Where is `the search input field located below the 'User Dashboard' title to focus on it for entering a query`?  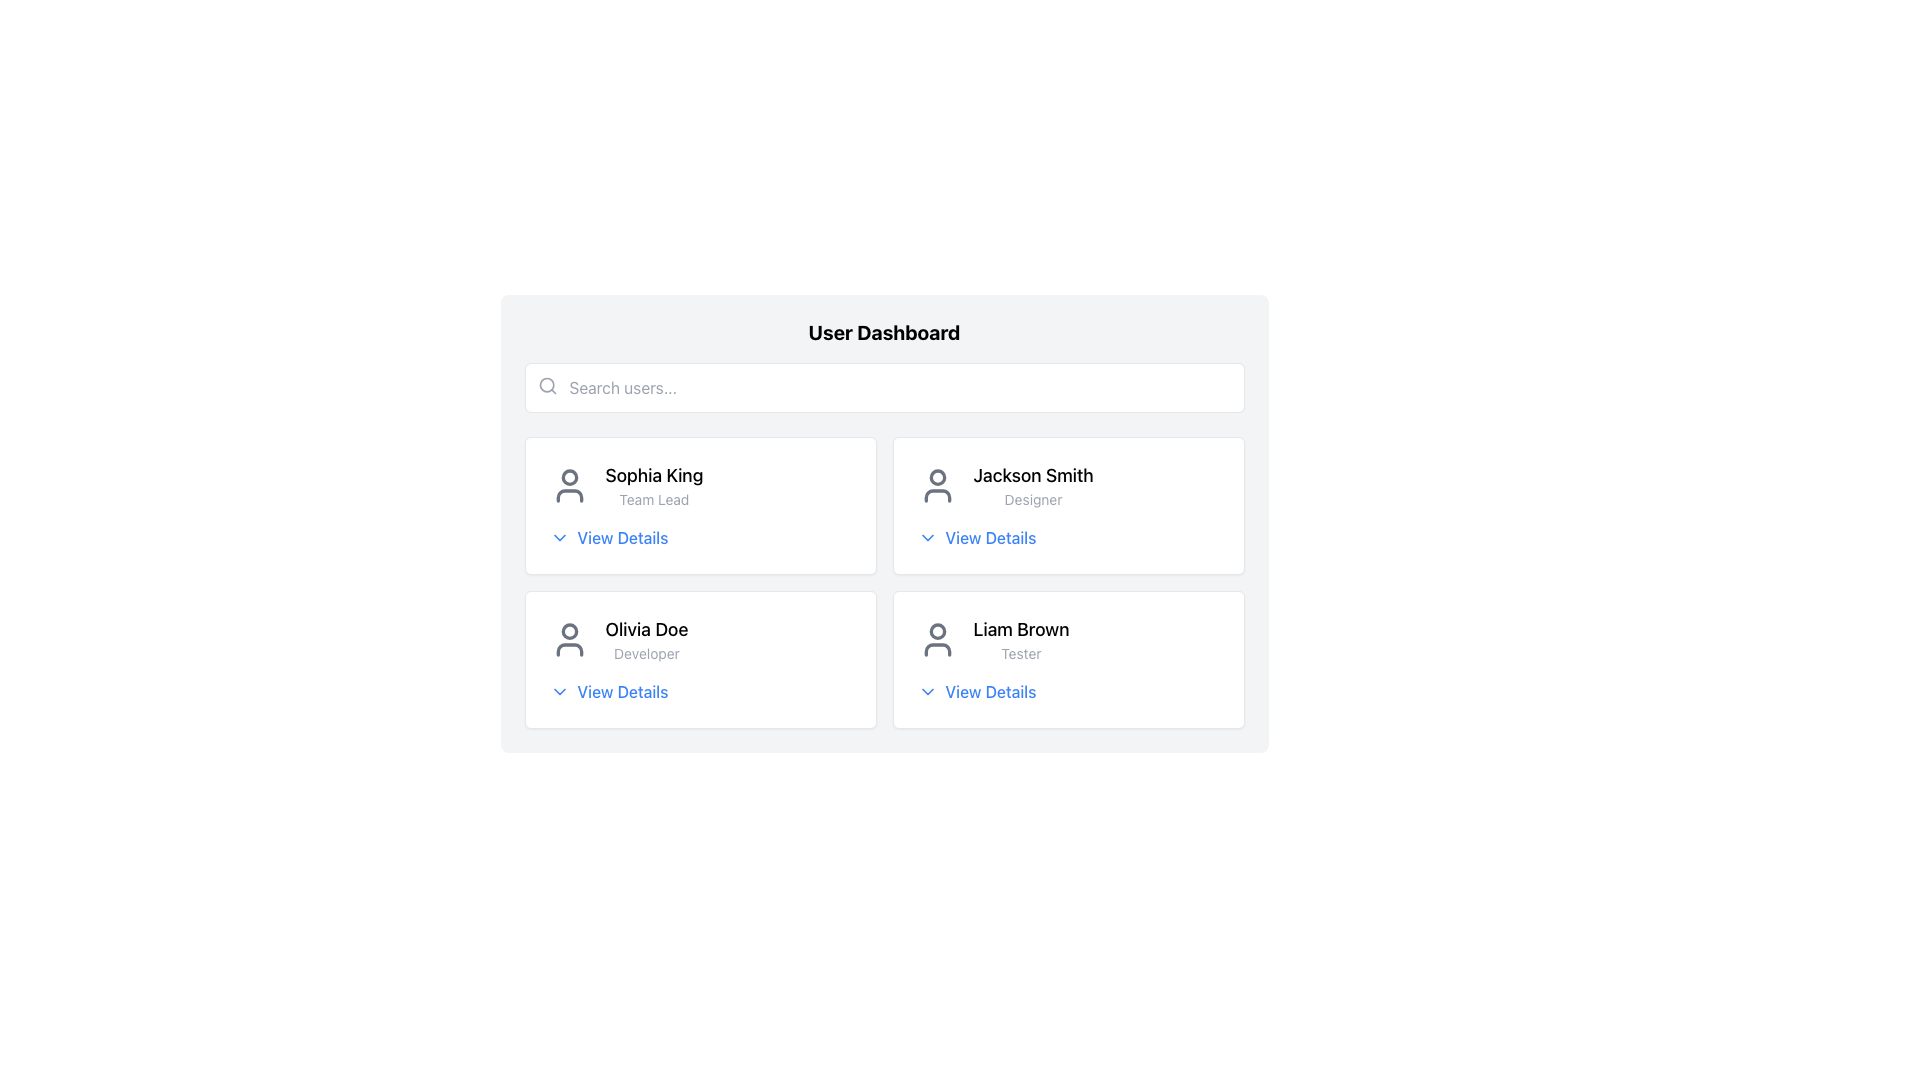 the search input field located below the 'User Dashboard' title to focus on it for entering a query is located at coordinates (883, 388).